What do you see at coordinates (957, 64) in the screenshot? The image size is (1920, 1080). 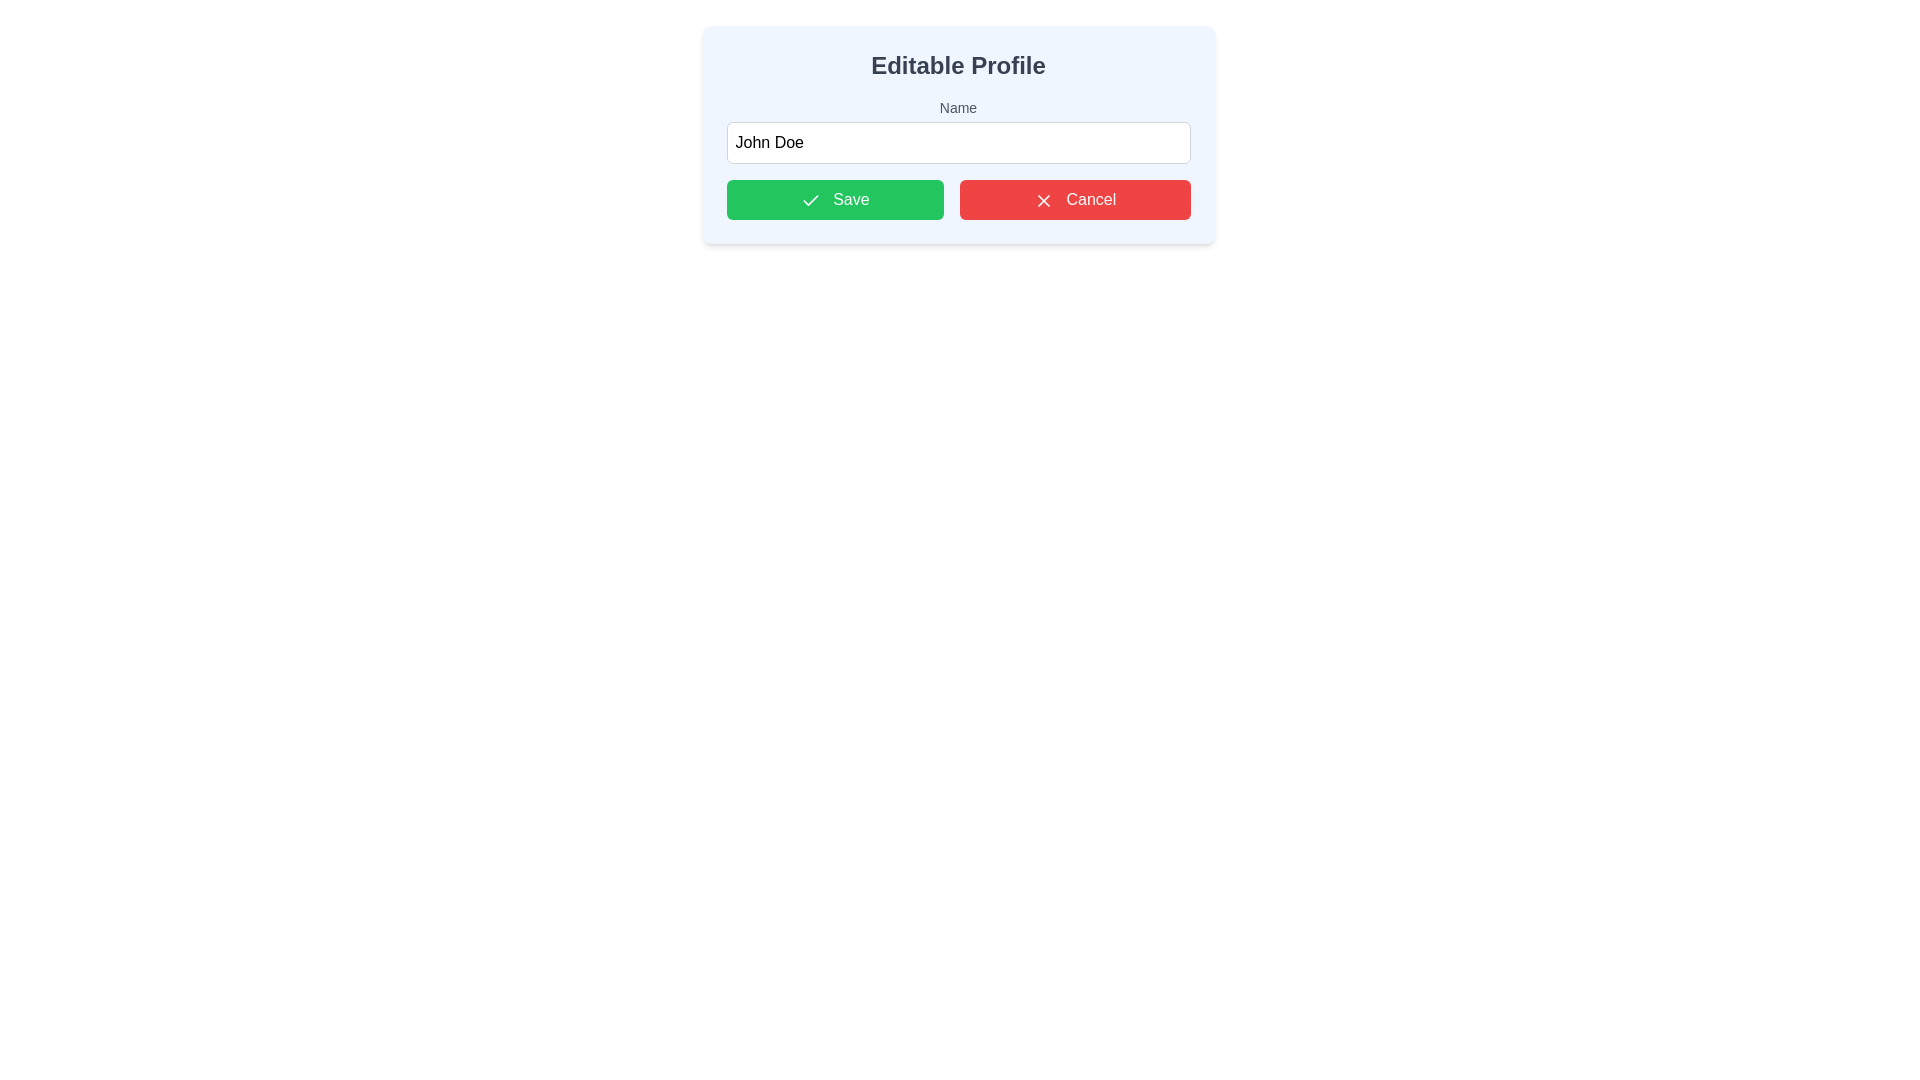 I see `the 'Editable Profile' text label that is styled with a bold and slightly larger font, positioned at the top-center of the card-like component` at bounding box center [957, 64].